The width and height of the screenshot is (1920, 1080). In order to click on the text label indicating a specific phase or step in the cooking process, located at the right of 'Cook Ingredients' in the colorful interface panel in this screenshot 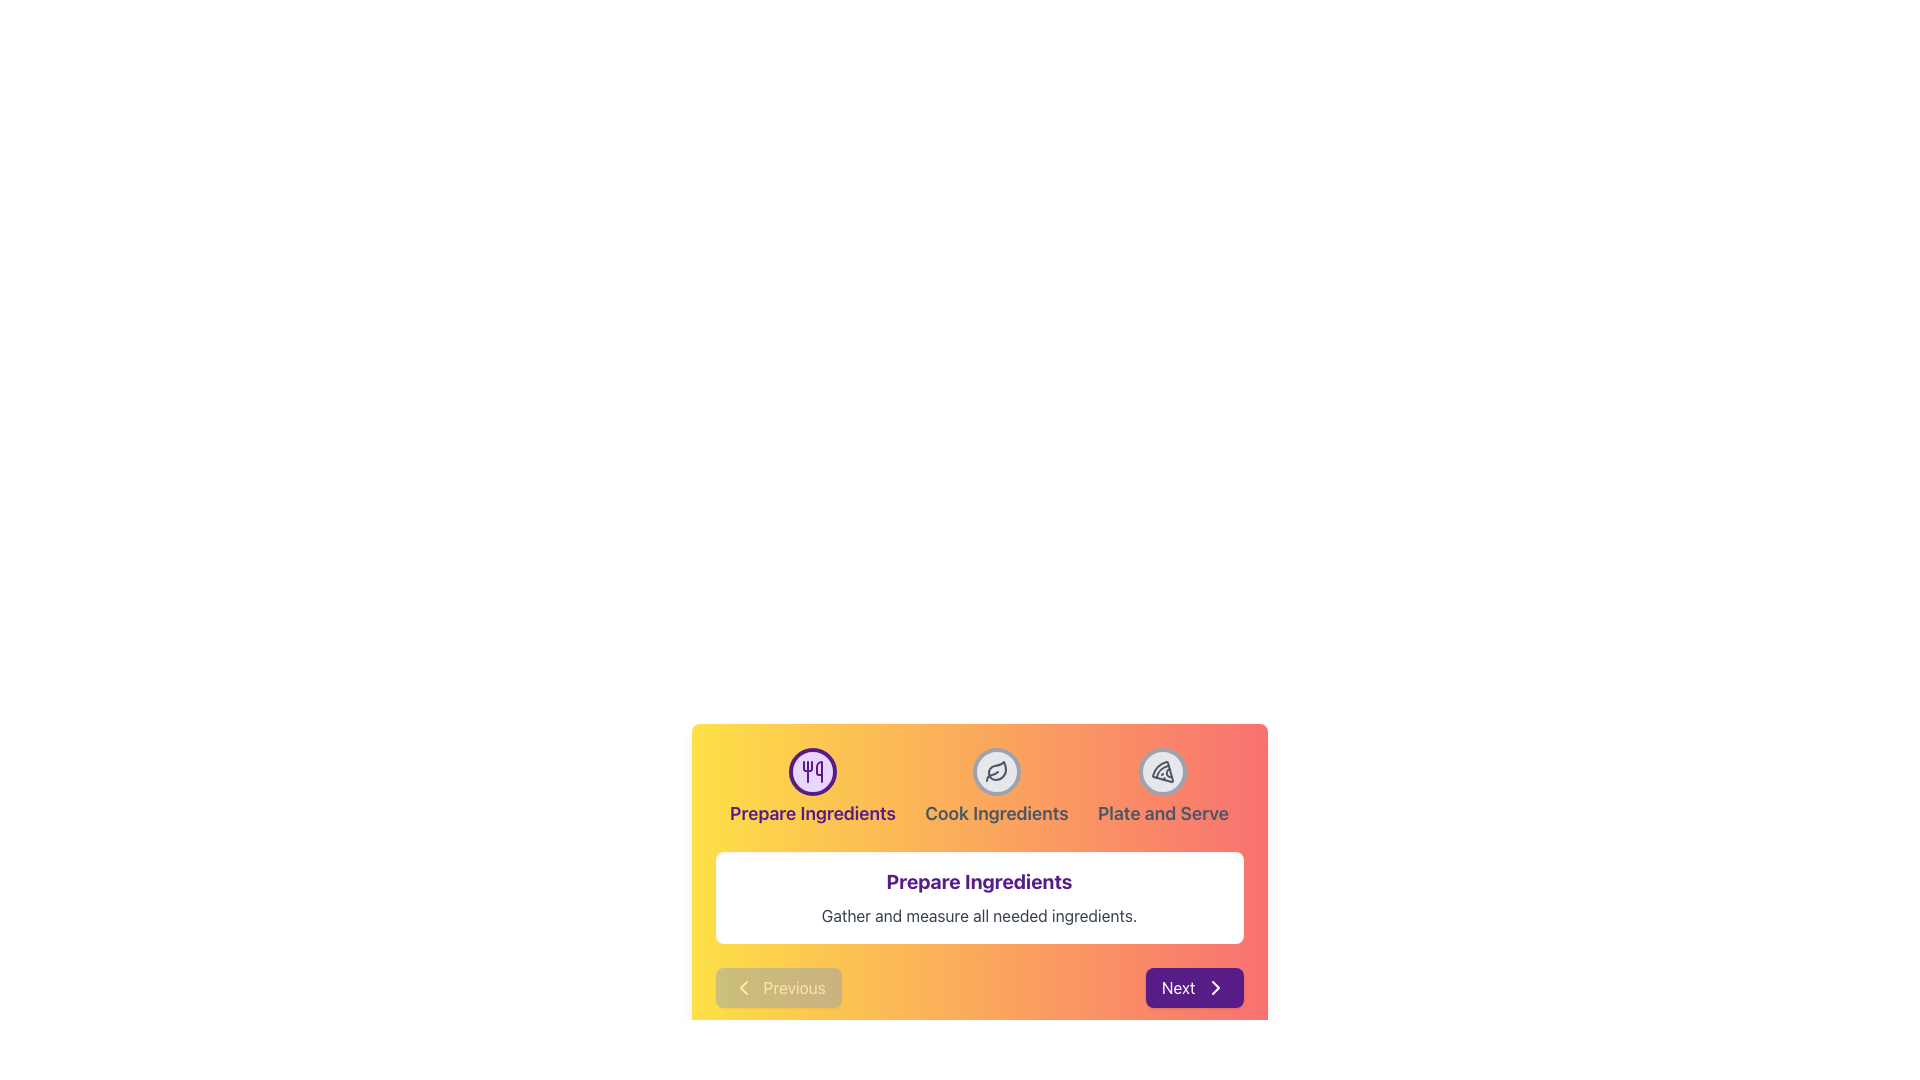, I will do `click(1163, 813)`.